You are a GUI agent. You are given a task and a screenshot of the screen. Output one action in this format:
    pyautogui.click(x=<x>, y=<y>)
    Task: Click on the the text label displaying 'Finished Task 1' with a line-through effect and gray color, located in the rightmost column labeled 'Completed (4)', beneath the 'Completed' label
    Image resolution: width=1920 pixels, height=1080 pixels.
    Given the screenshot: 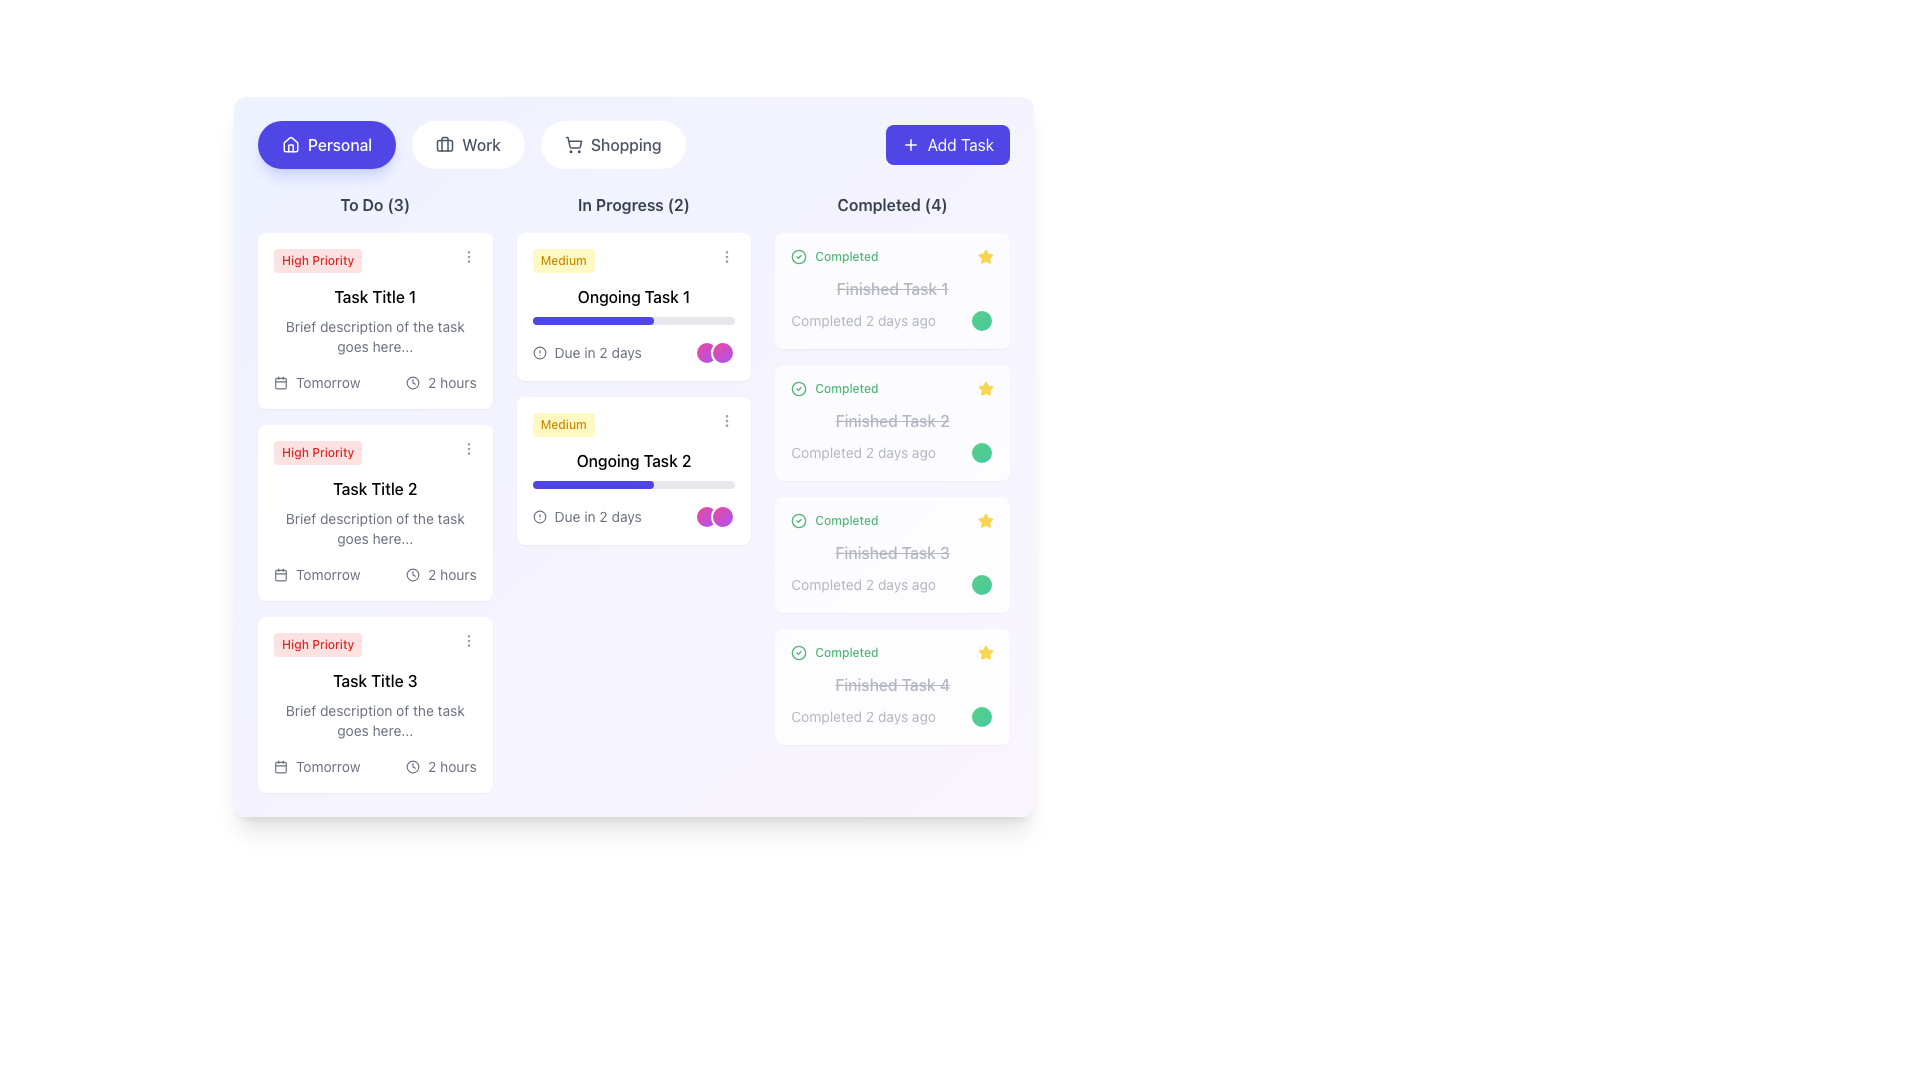 What is the action you would take?
    pyautogui.click(x=891, y=289)
    